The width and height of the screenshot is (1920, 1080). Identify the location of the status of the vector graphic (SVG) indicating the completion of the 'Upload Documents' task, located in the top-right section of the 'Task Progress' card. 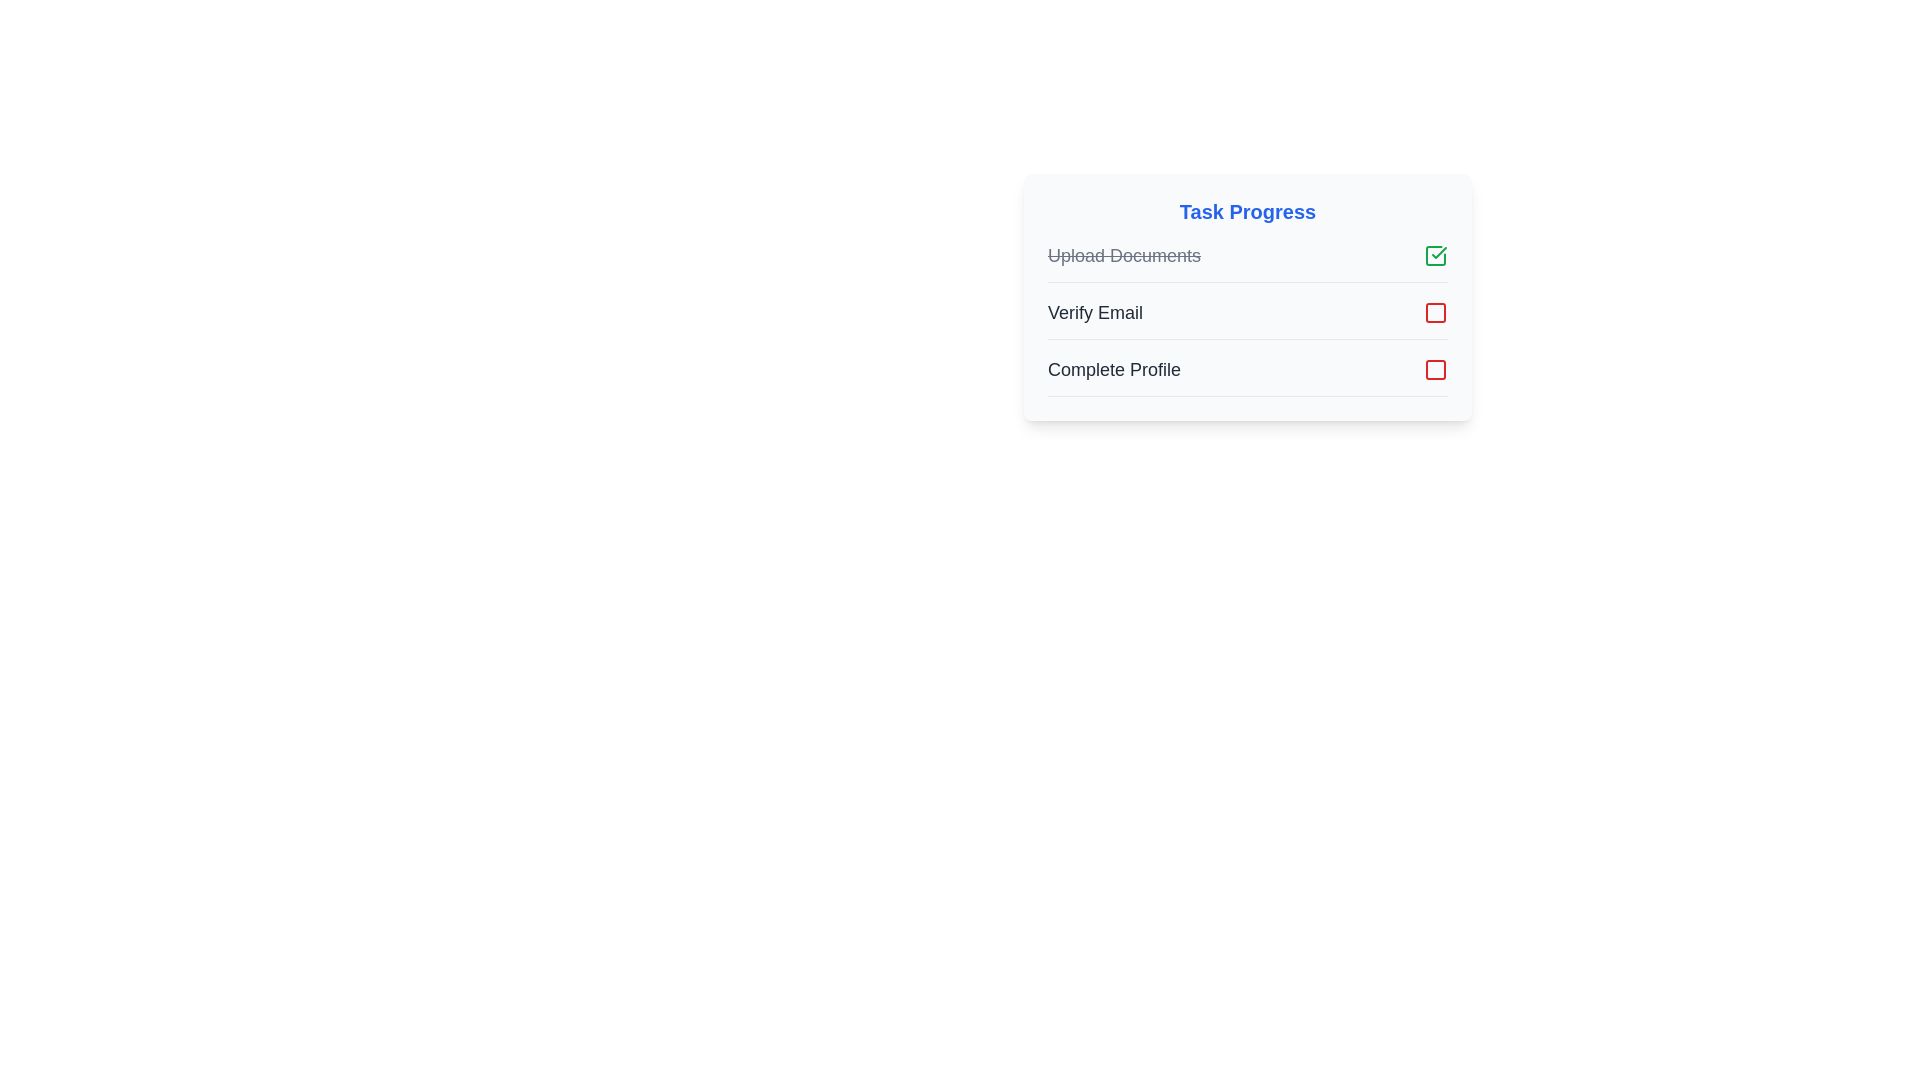
(1434, 254).